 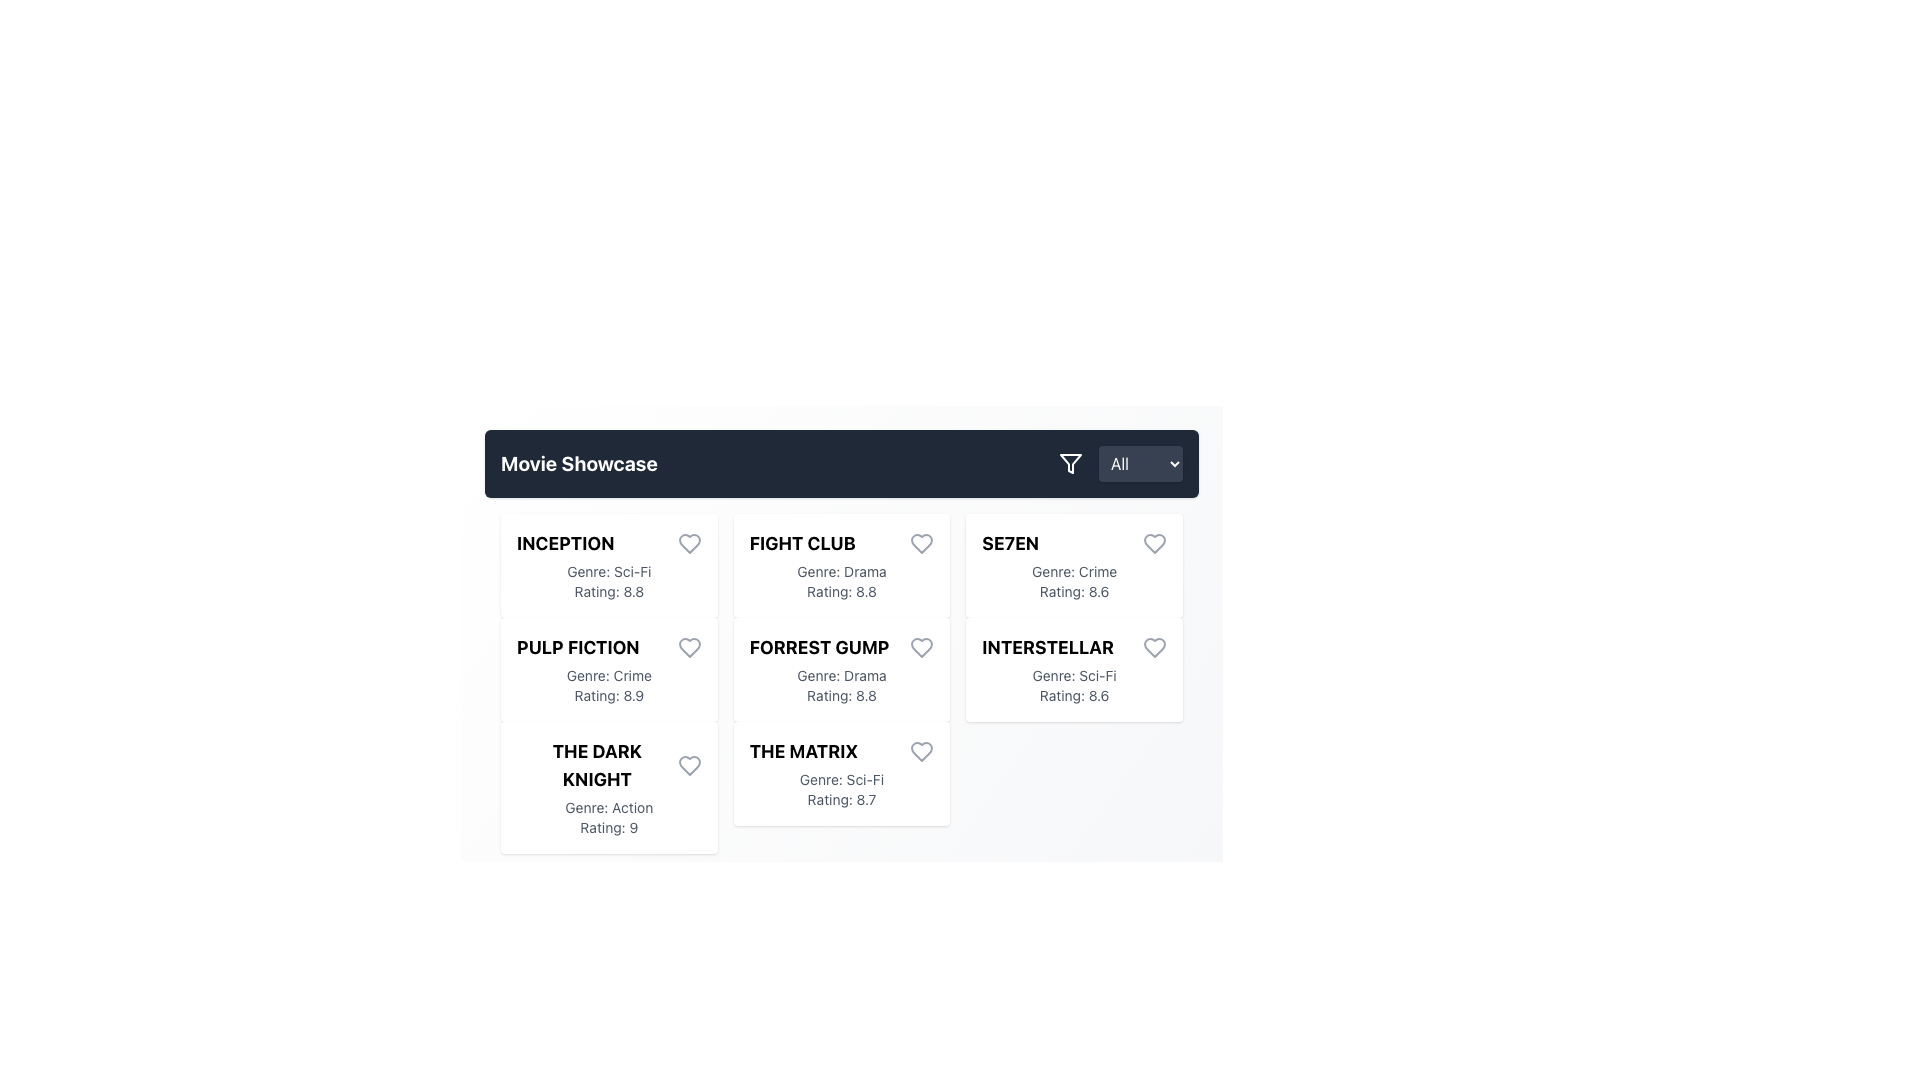 I want to click on the text label displaying 'Sci-Fi' which is part of the genre indication for the movie 'INCEPTION', so click(x=631, y=571).